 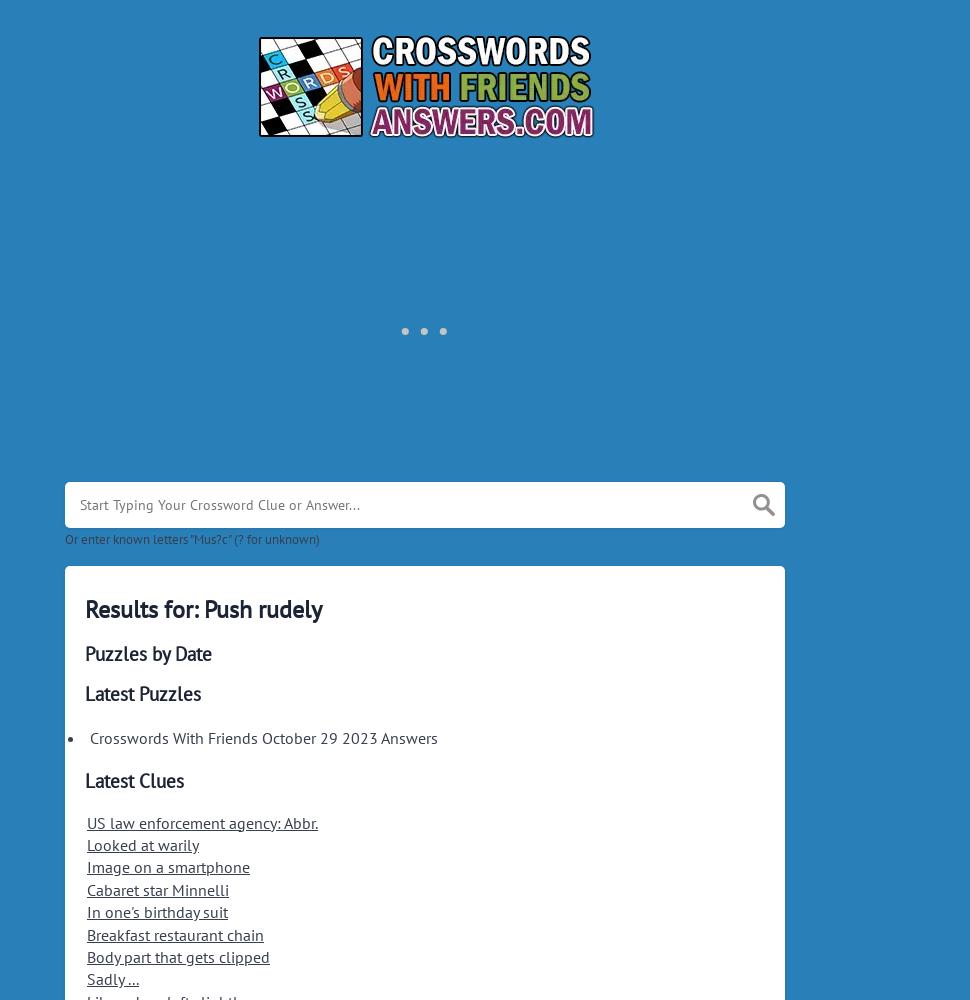 What do you see at coordinates (86, 955) in the screenshot?
I see `'Body part that gets clipped'` at bounding box center [86, 955].